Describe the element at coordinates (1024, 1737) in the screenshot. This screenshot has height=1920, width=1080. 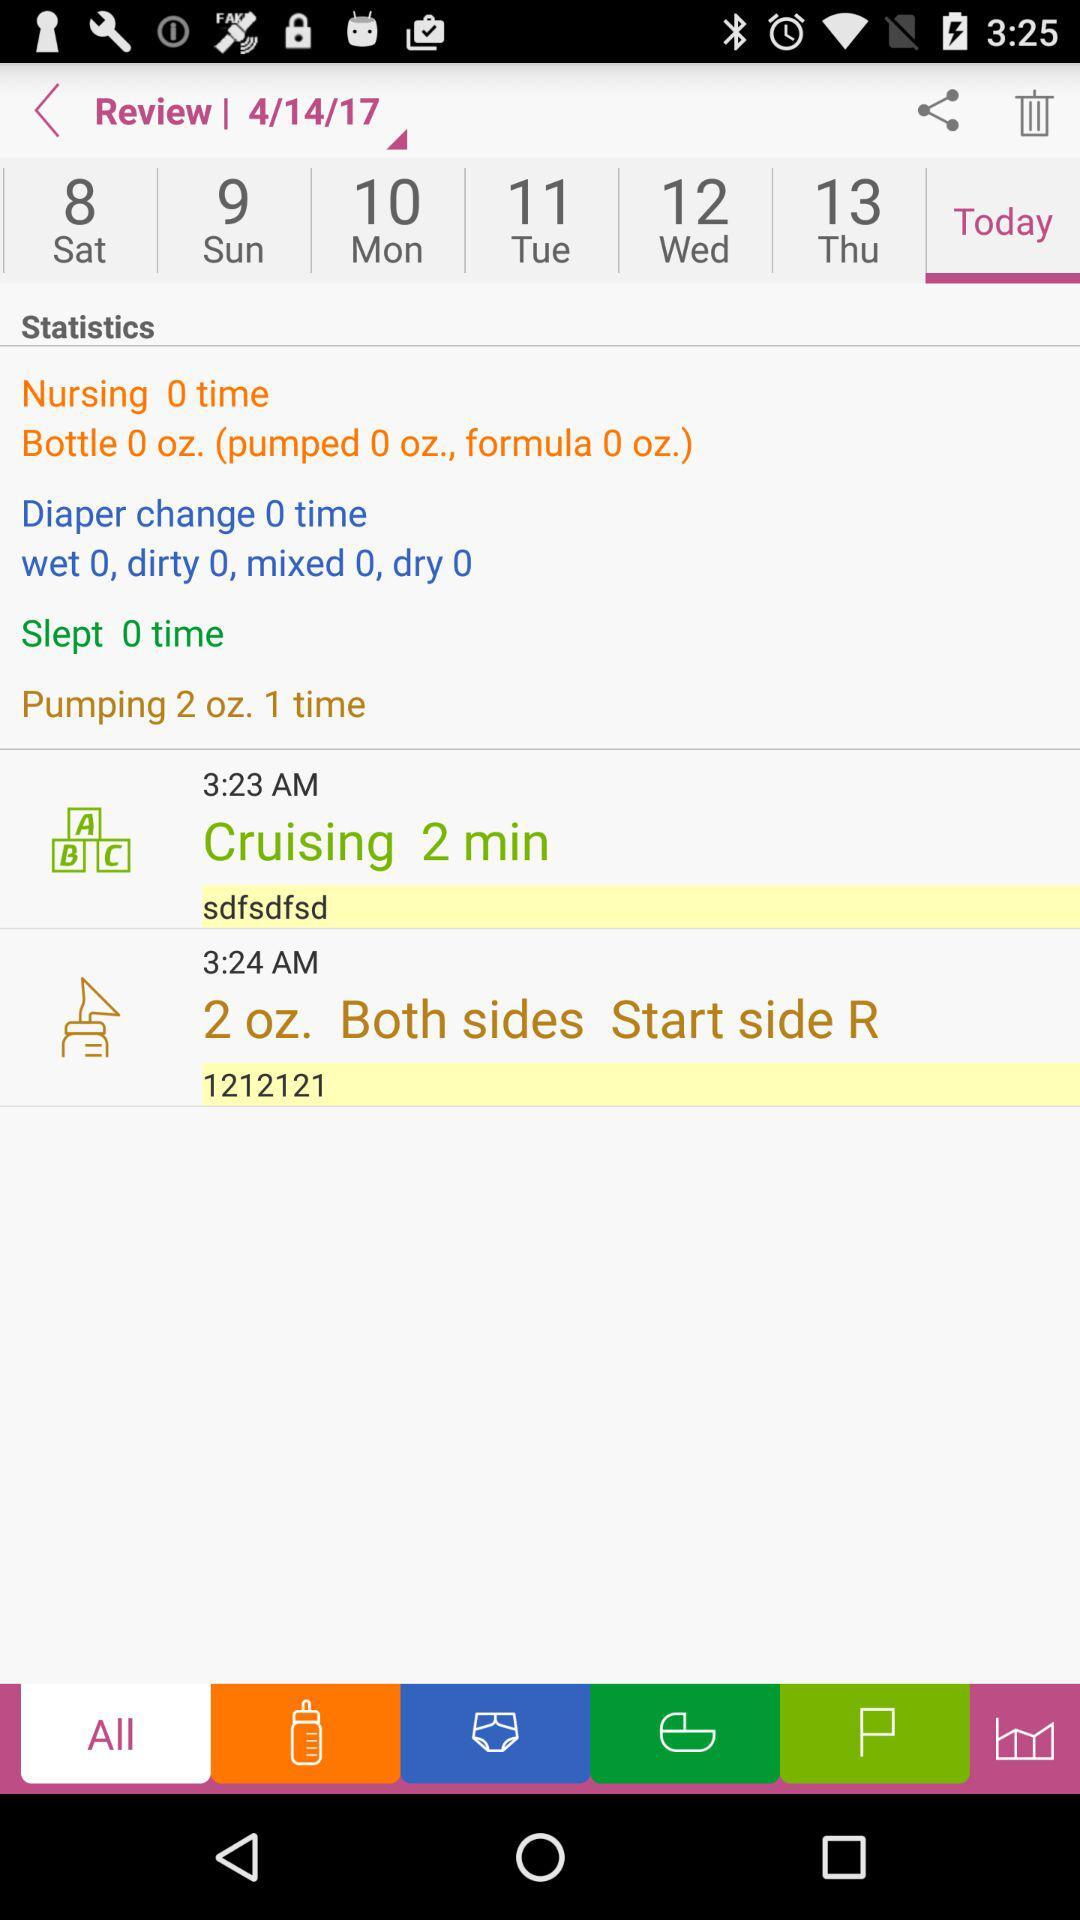
I see `show chart` at that location.